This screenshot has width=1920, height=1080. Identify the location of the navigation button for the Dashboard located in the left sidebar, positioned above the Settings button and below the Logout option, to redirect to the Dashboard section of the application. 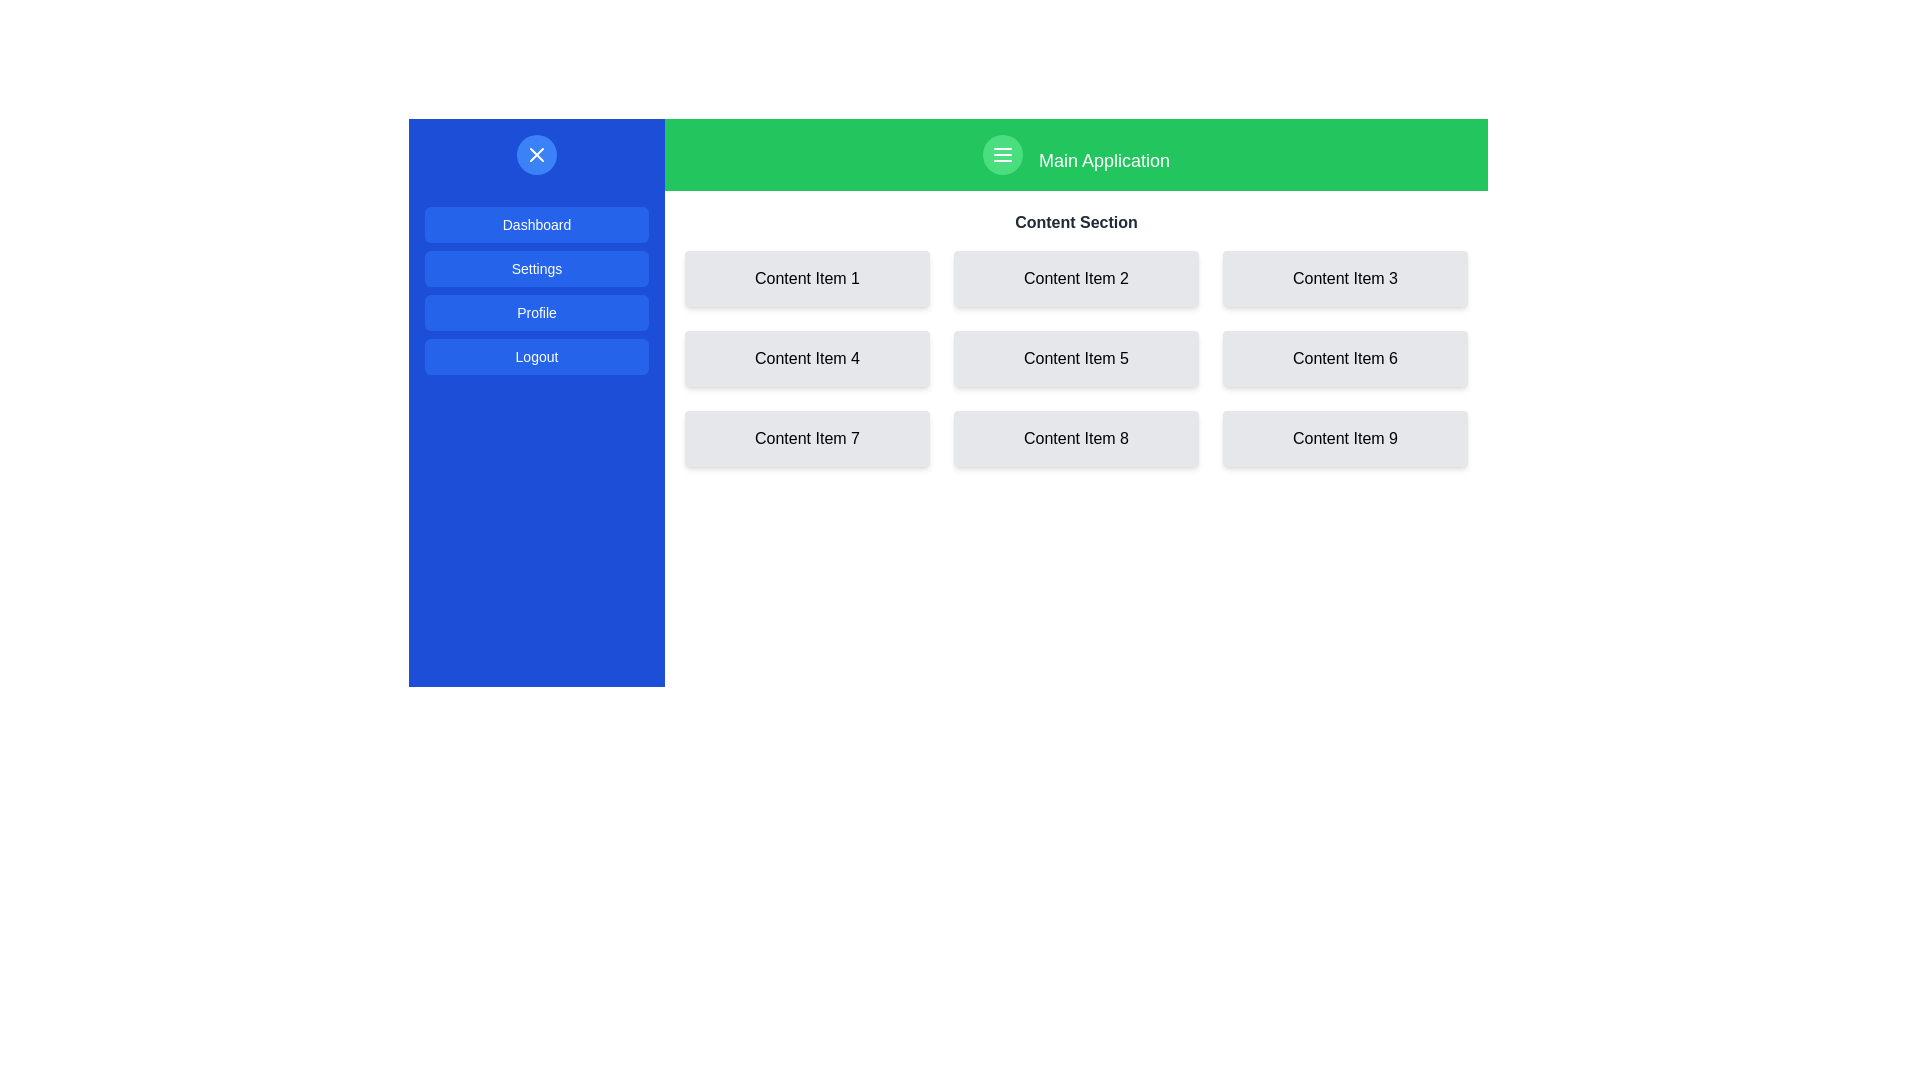
(537, 224).